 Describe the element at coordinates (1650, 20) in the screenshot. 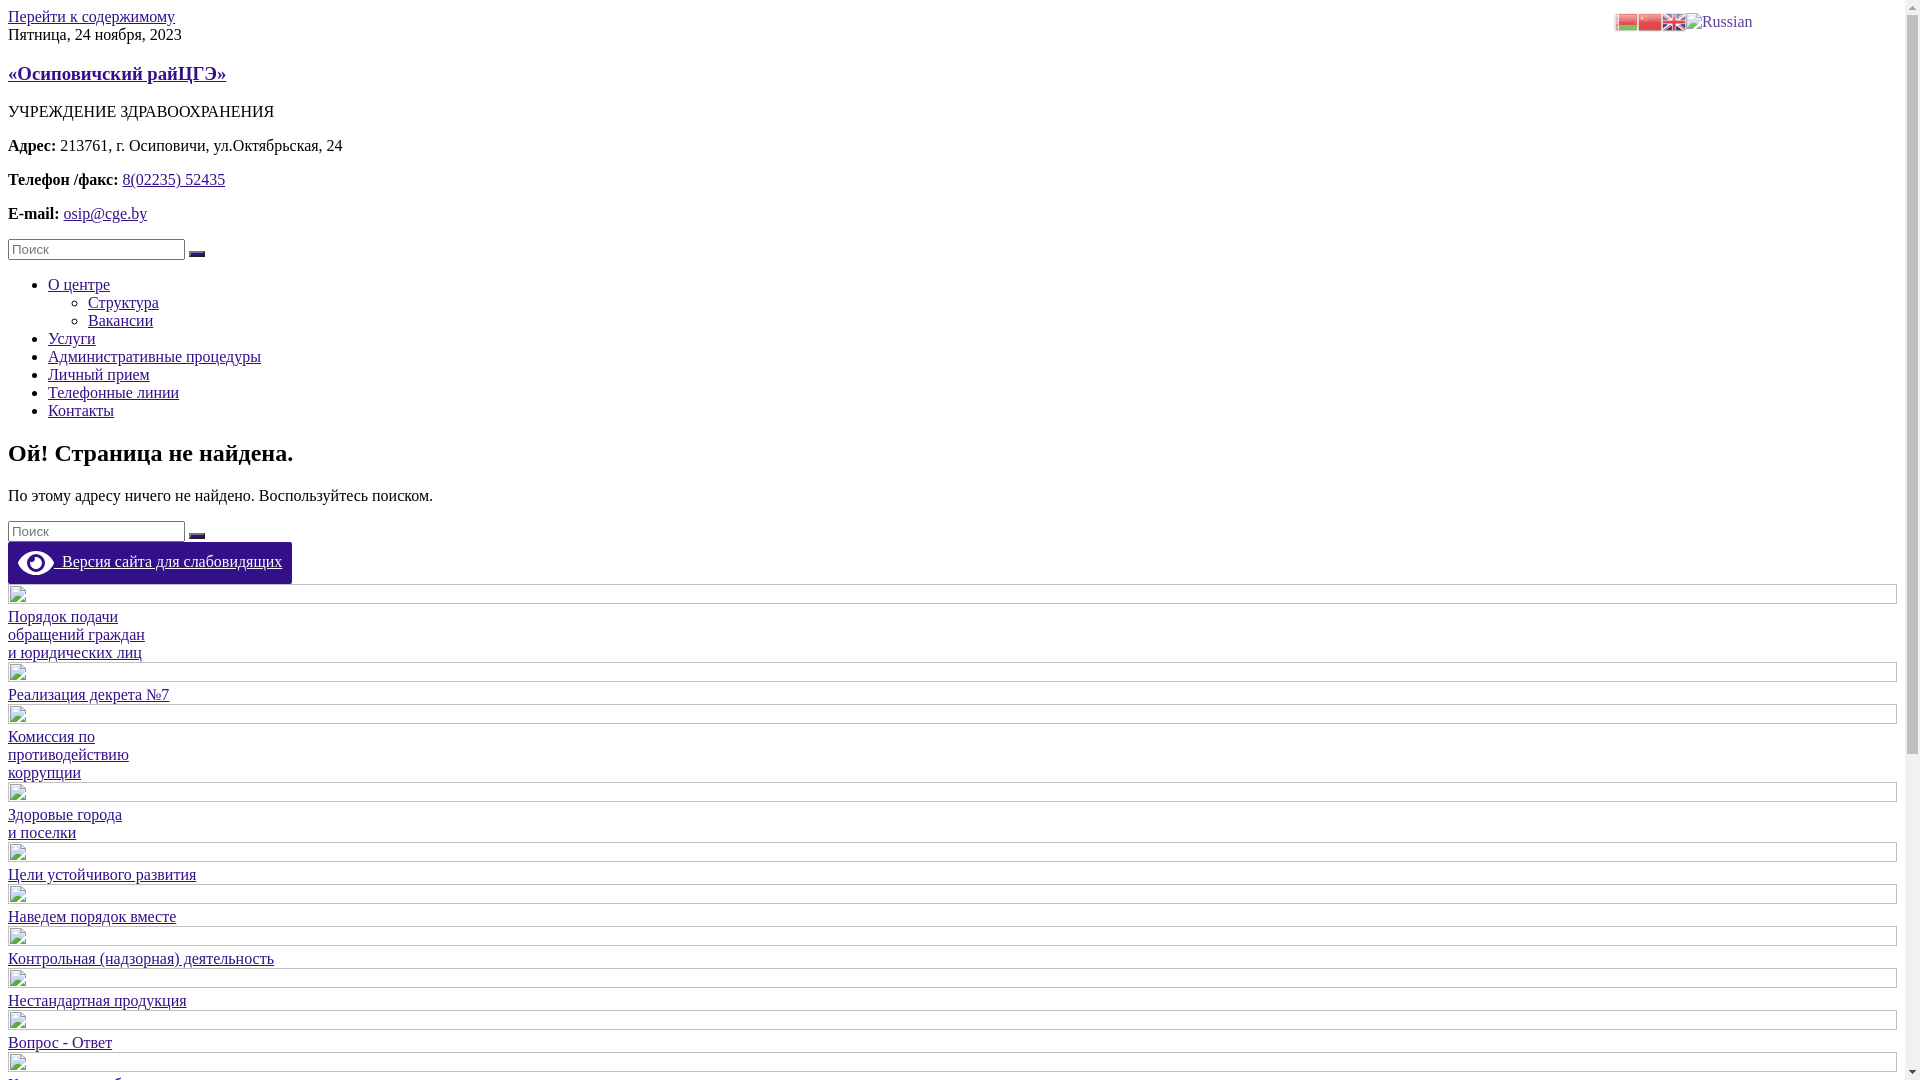

I see `'Chinese (Simplified)'` at that location.